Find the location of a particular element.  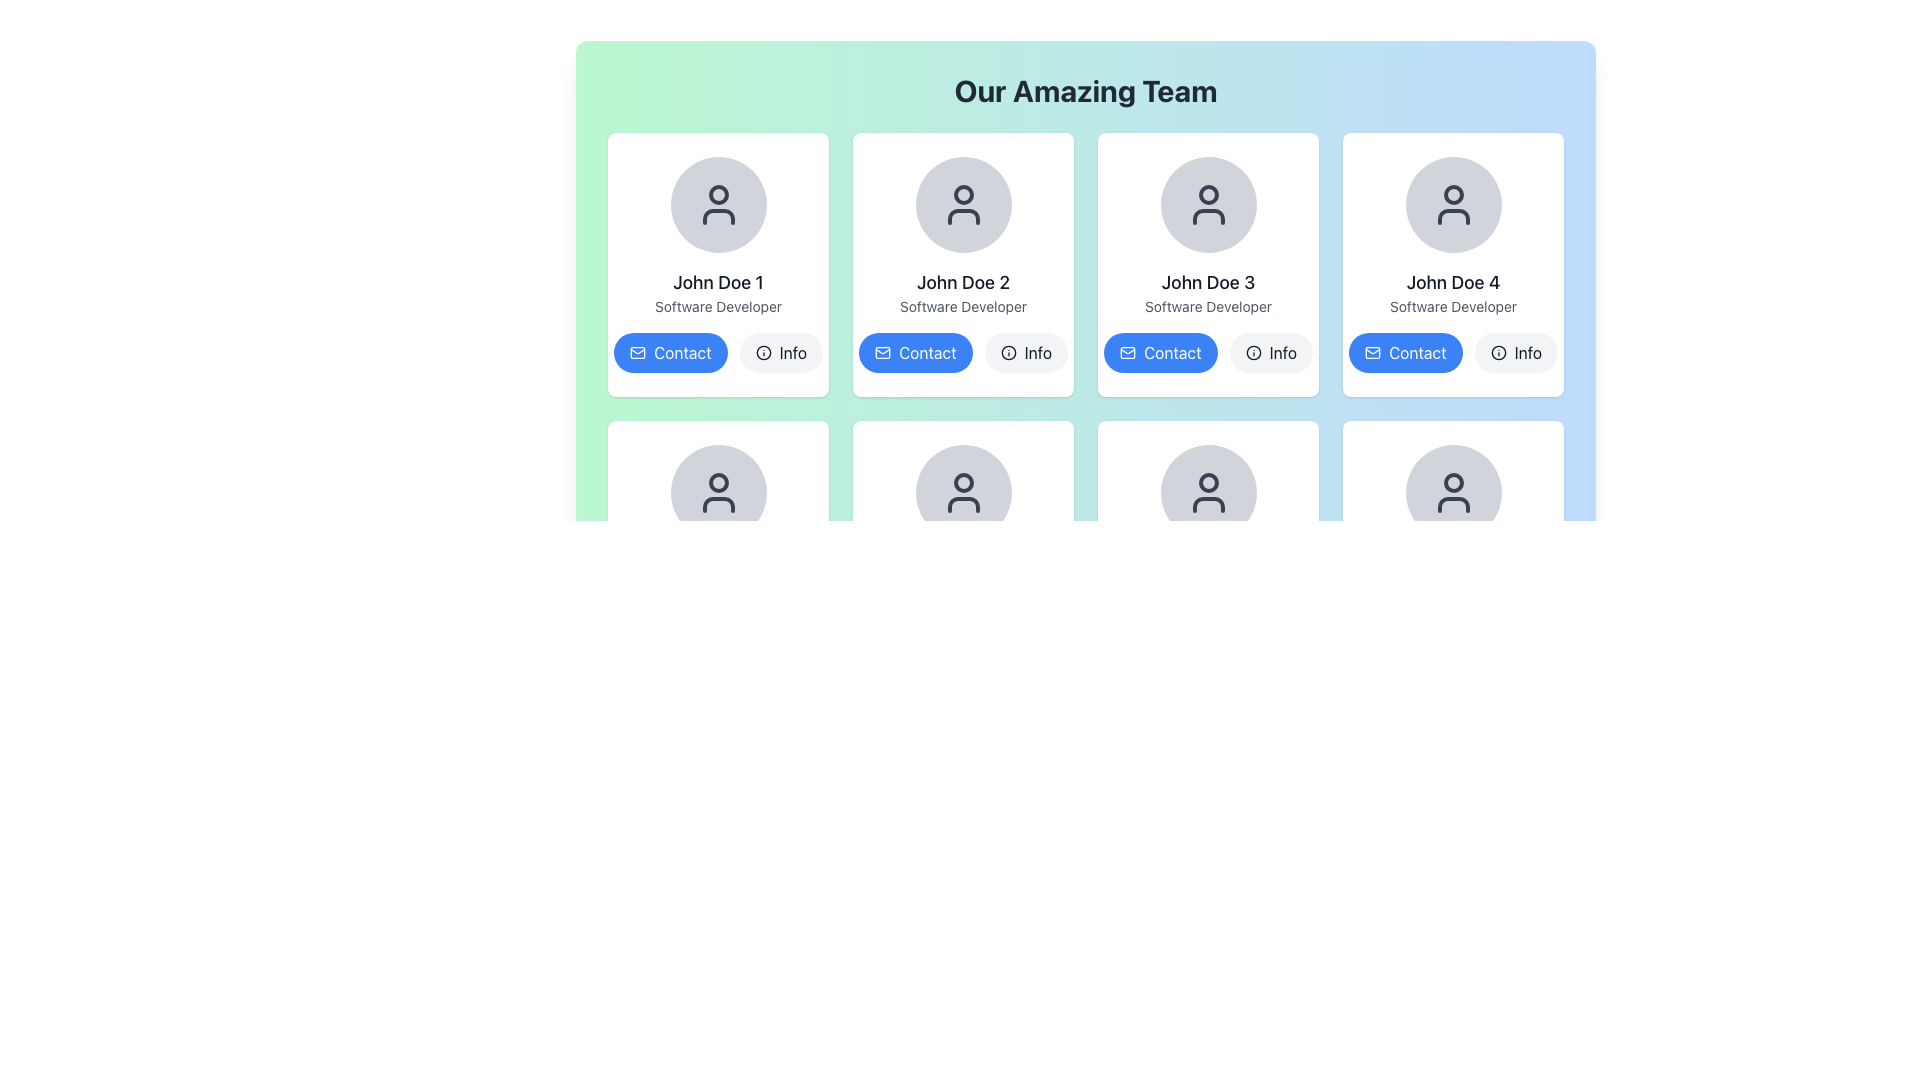

the avatar element located in the second row under the 'Our Amazing Team' heading, in the fourth column, between the 'John Doe 4' profile card and the next row is located at coordinates (1453, 493).